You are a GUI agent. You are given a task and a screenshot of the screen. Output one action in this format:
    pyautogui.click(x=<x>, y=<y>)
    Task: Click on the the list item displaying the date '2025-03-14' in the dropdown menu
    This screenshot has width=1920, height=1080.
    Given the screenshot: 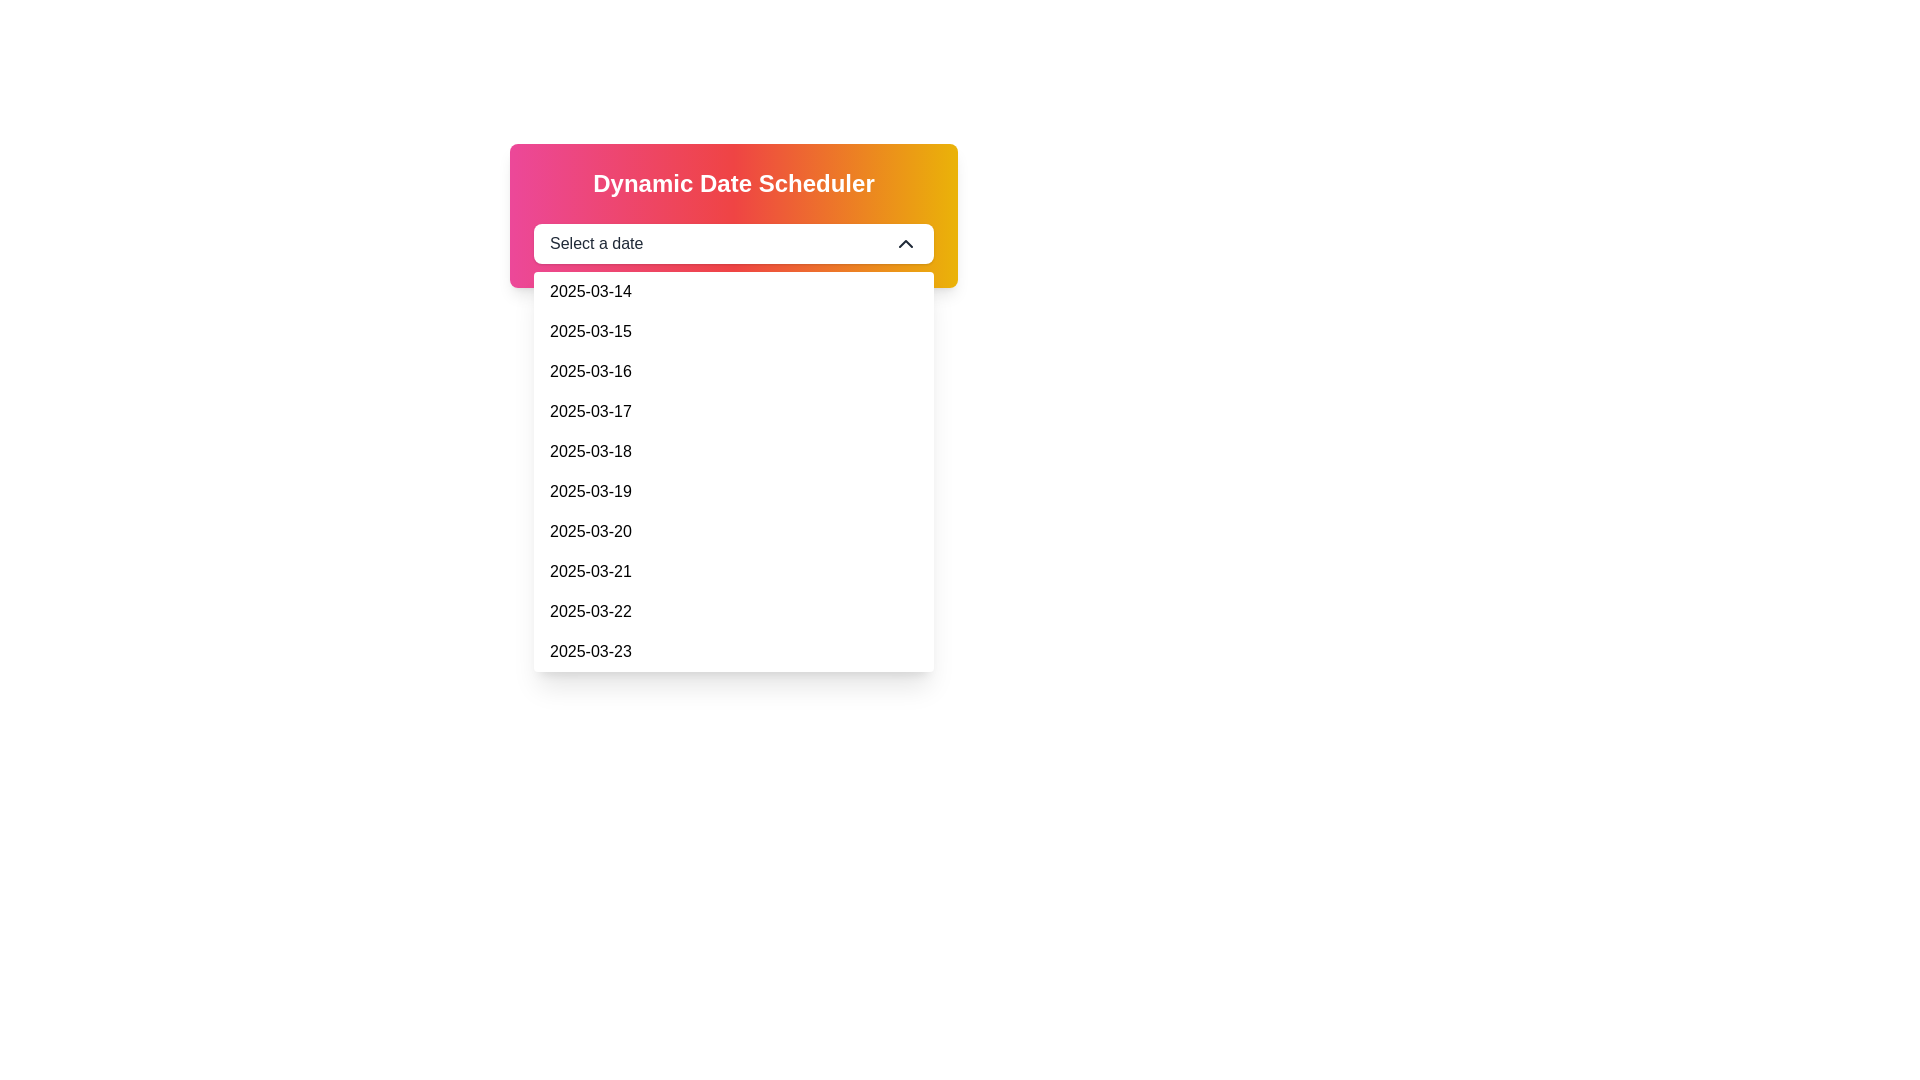 What is the action you would take?
    pyautogui.click(x=589, y=292)
    